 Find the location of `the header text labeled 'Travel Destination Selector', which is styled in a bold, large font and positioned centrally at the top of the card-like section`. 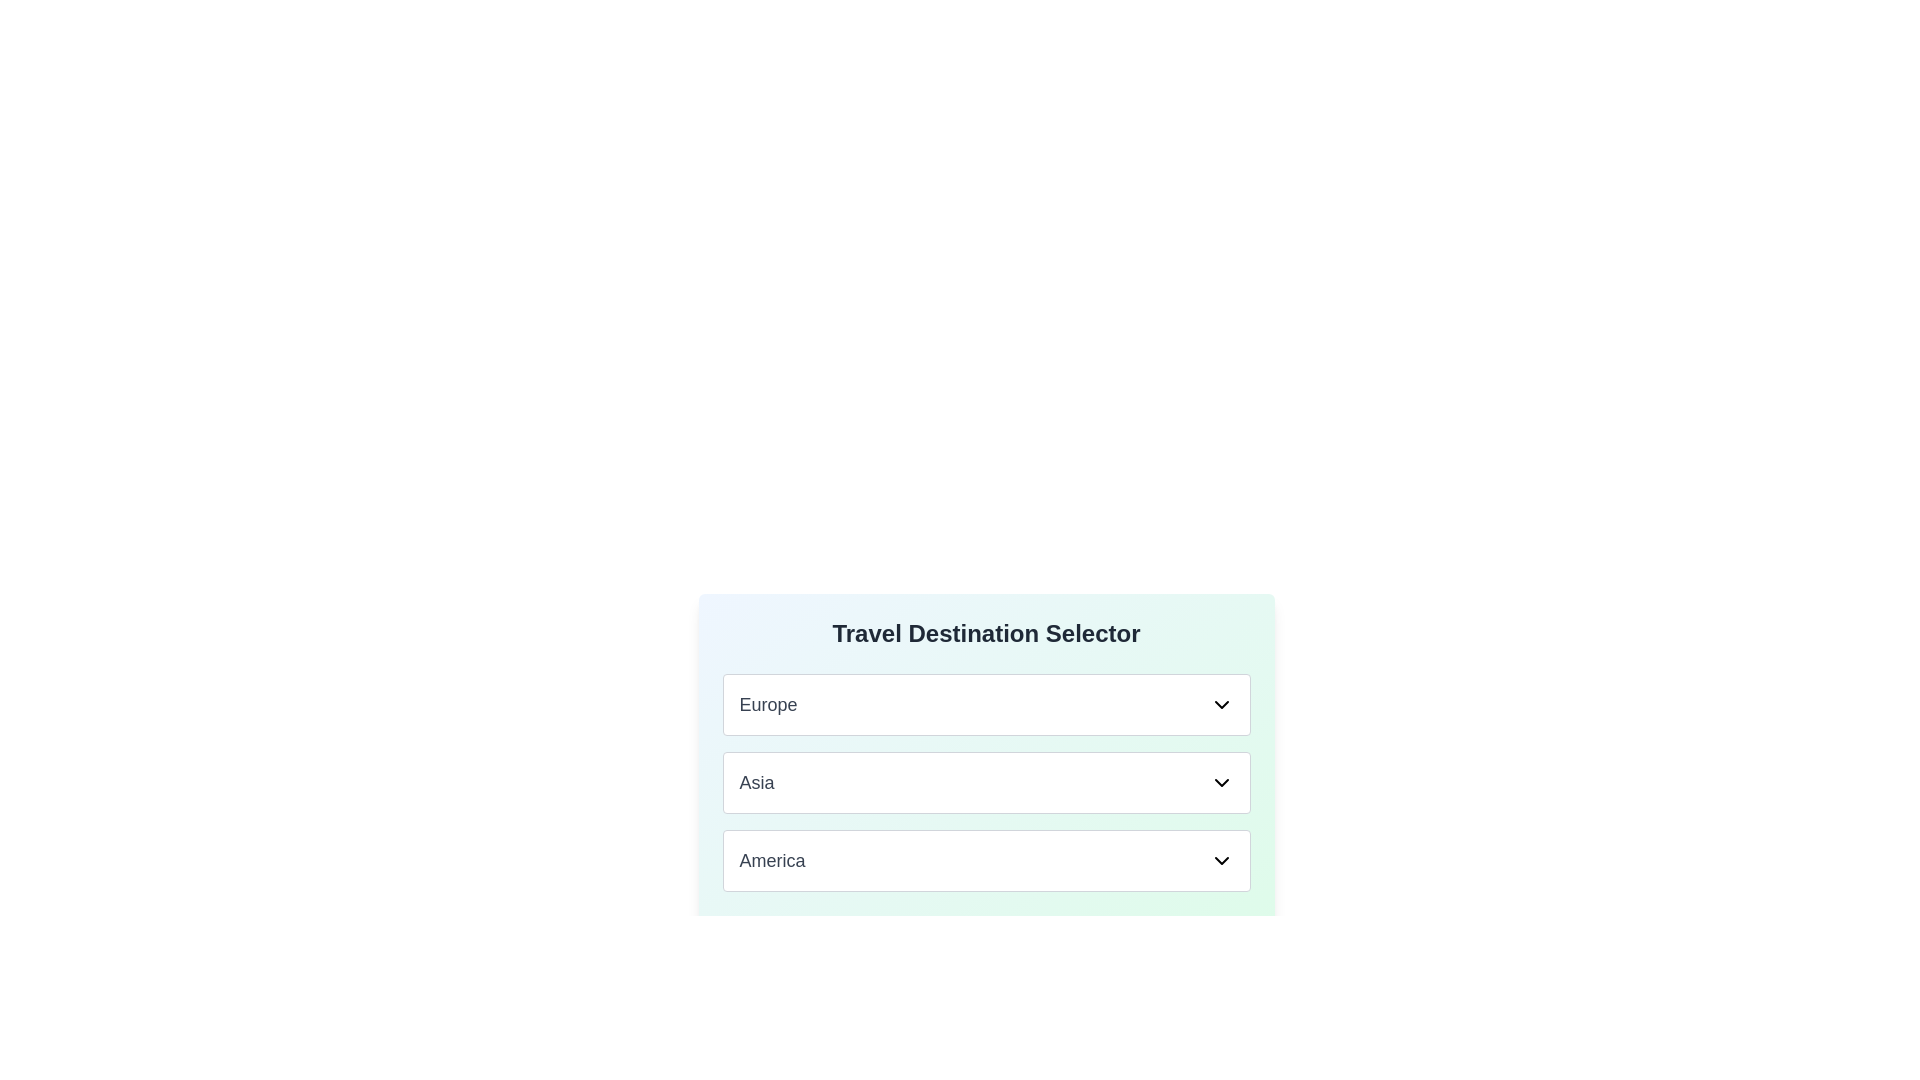

the header text labeled 'Travel Destination Selector', which is styled in a bold, large font and positioned centrally at the top of the card-like section is located at coordinates (986, 633).